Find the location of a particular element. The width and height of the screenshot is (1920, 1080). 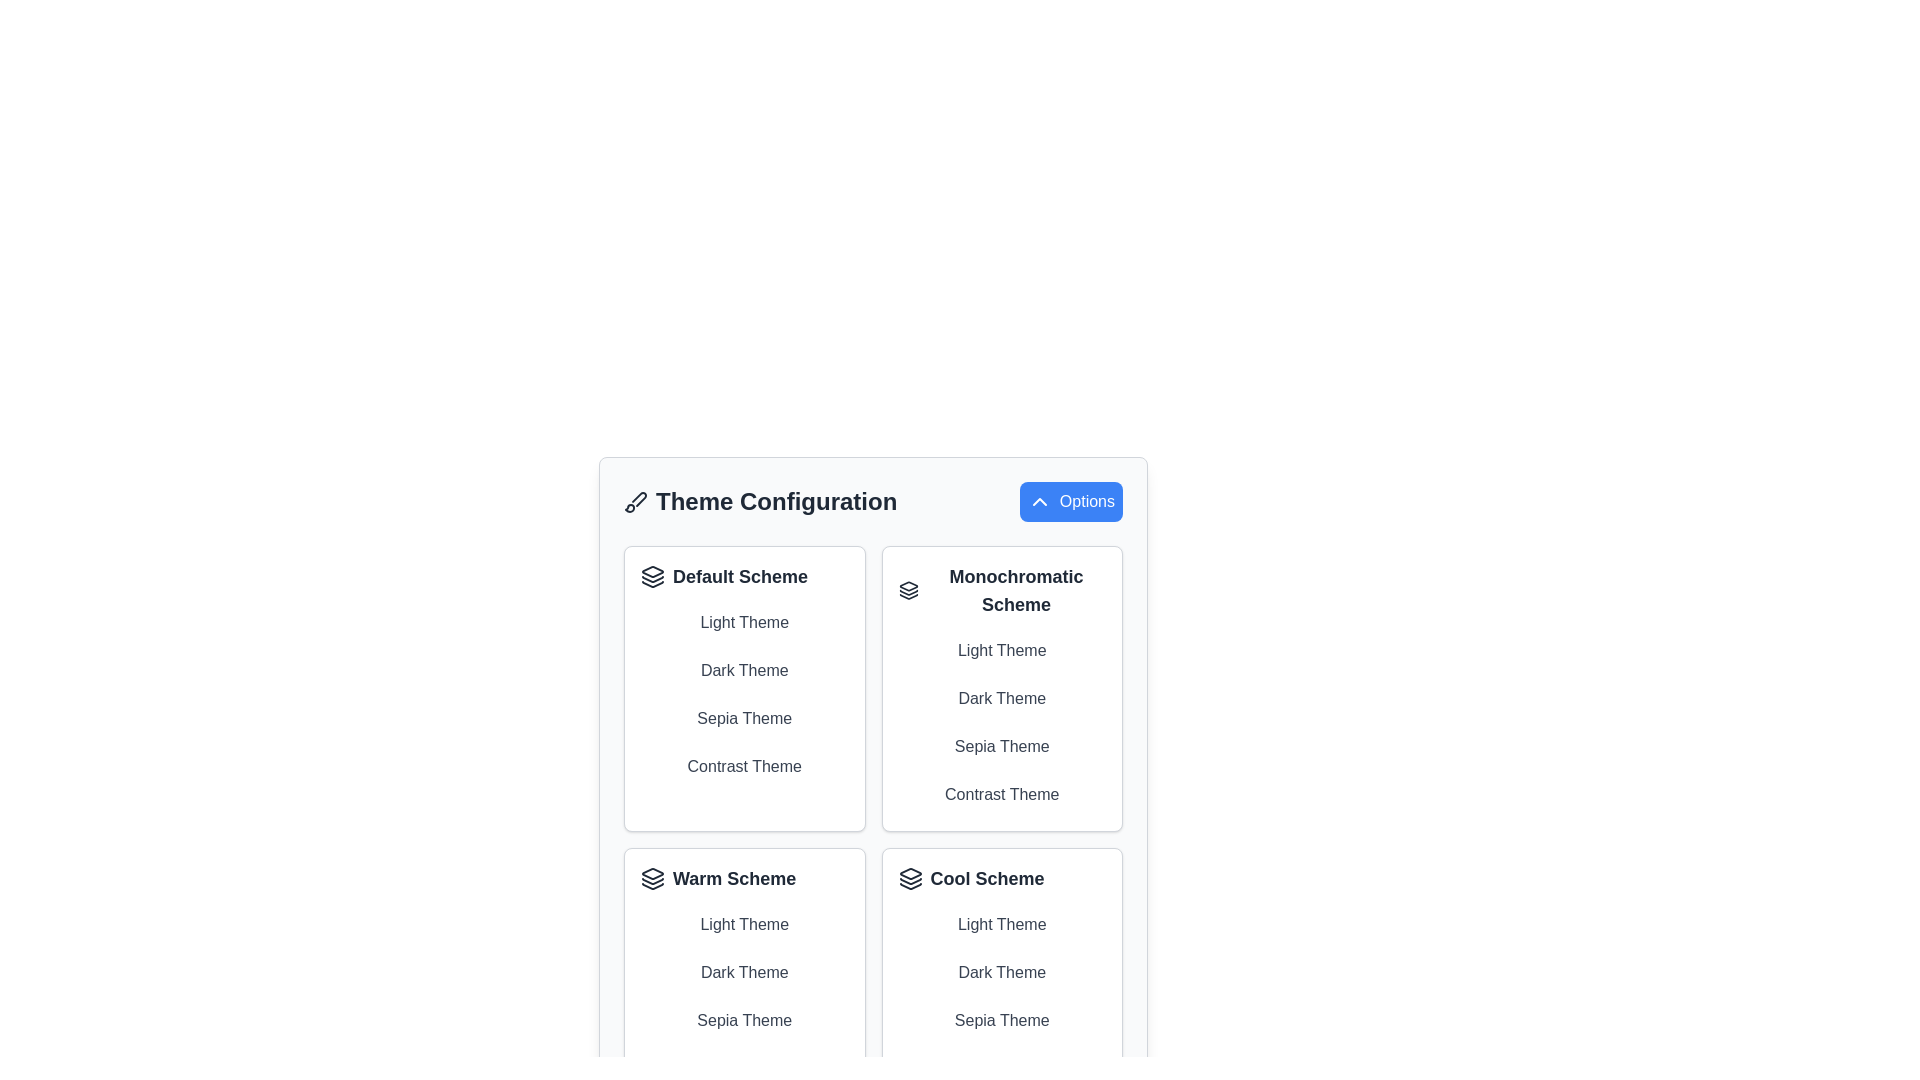

the 'Light Theme' selectable text button, which is a rectangular button-like text component with dark gray text and rounded corners, located at the top of the options under the 'Cool Scheme' category is located at coordinates (1002, 925).